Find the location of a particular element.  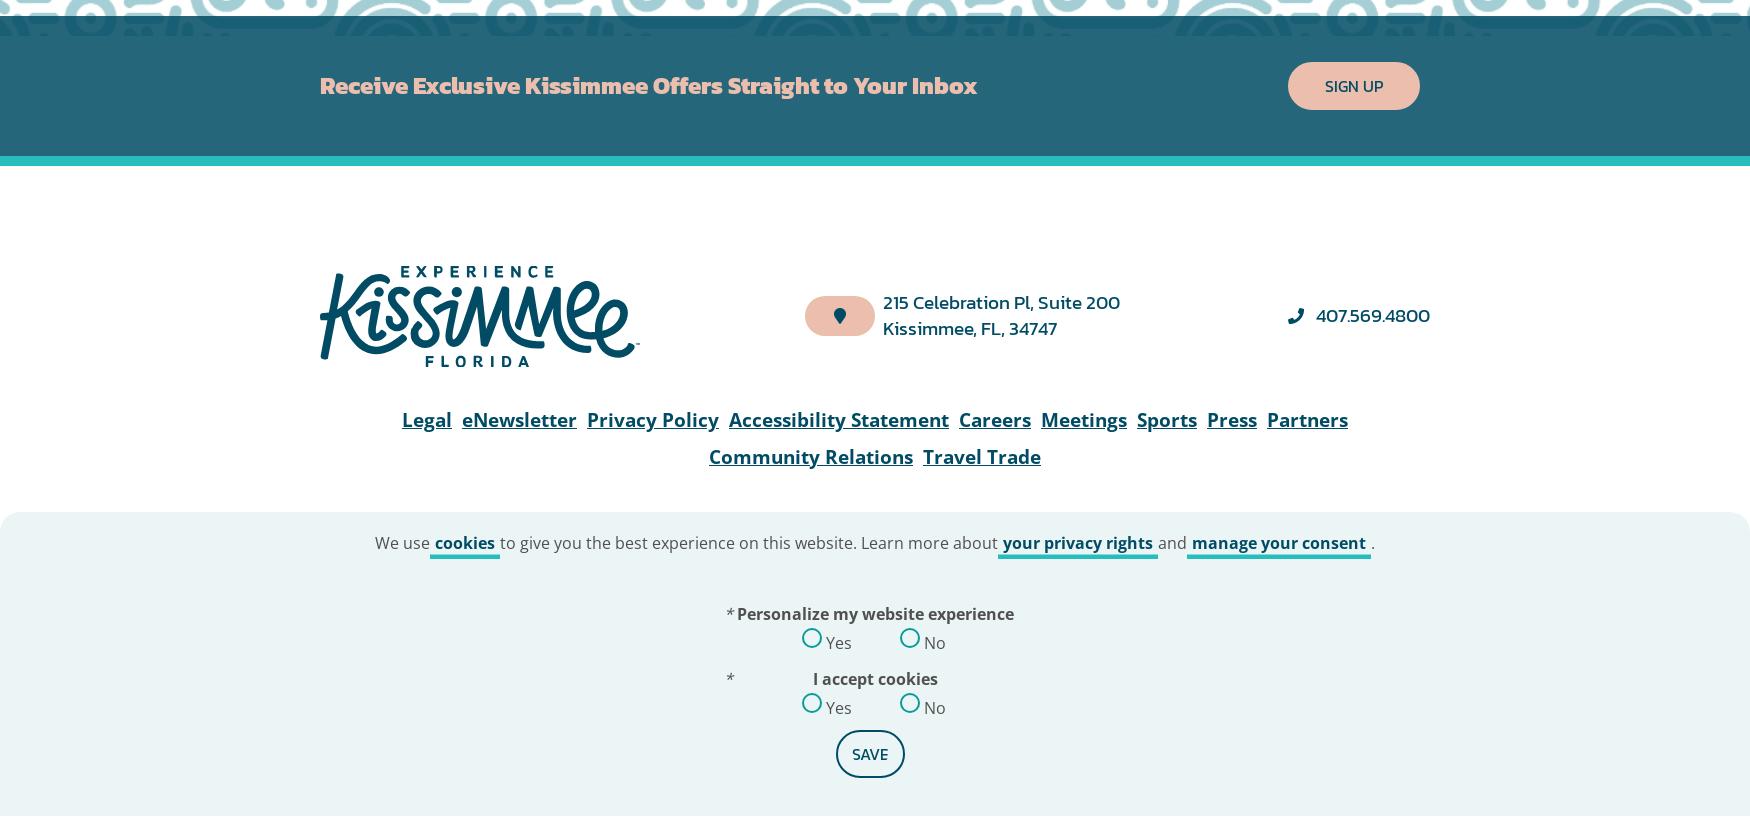

'.' is located at coordinates (1370, 78).